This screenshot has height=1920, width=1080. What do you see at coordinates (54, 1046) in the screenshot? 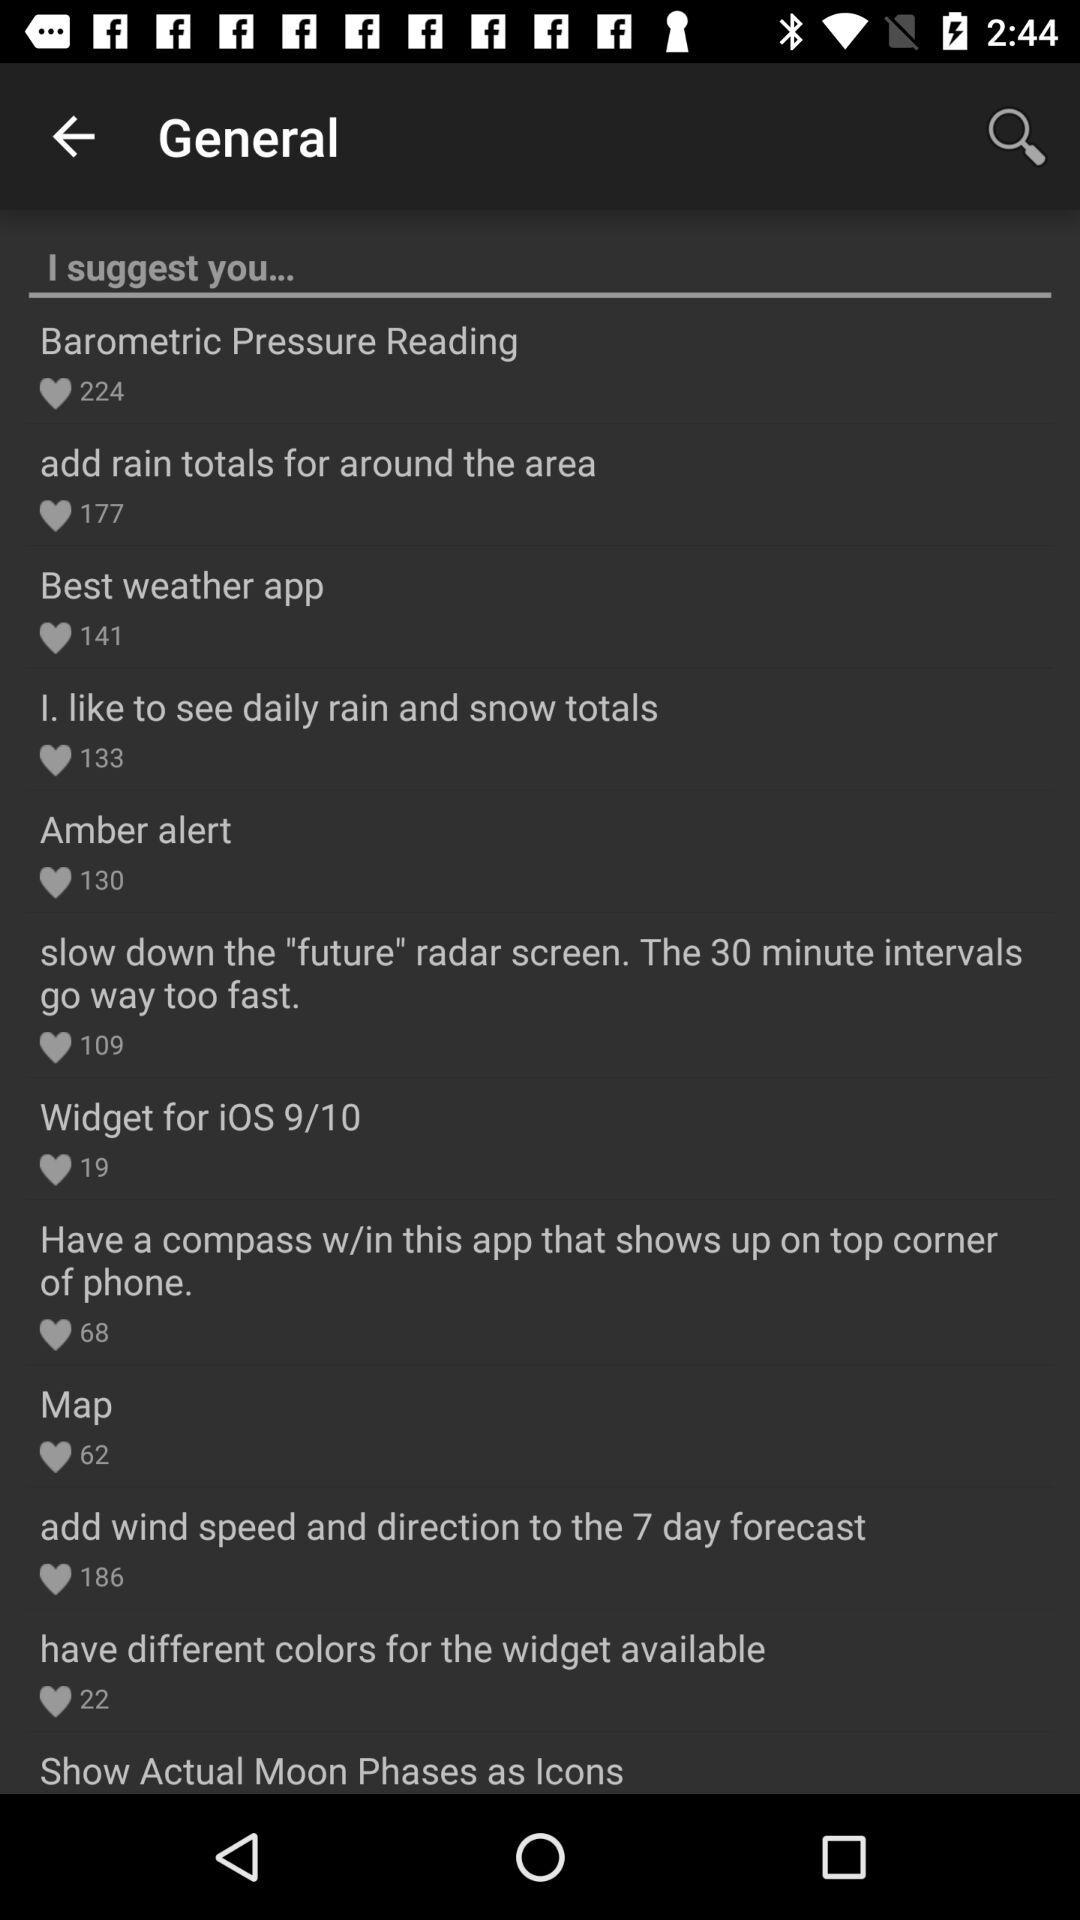
I see `the icon next to the 109 item` at bounding box center [54, 1046].